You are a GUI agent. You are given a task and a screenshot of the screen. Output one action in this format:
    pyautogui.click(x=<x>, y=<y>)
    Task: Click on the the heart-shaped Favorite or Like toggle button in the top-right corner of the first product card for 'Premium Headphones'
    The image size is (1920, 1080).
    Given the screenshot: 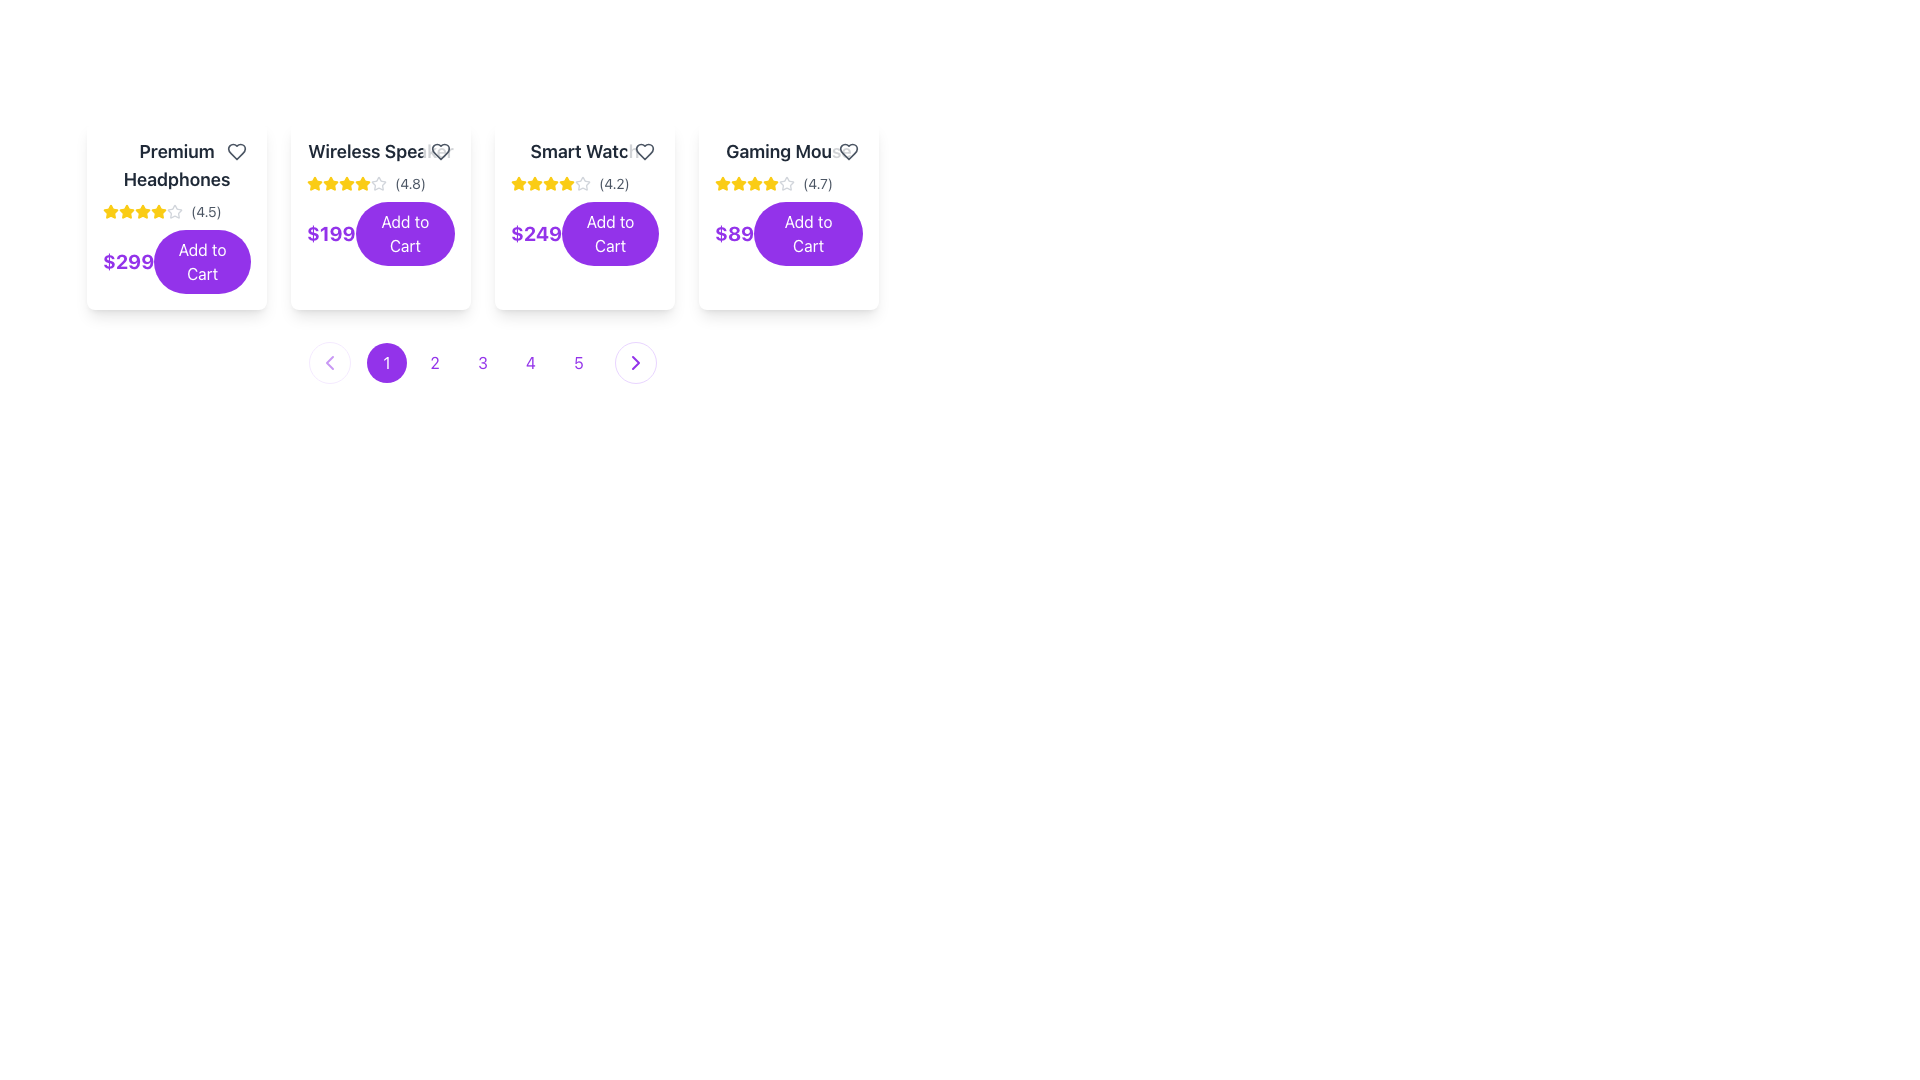 What is the action you would take?
    pyautogui.click(x=236, y=150)
    